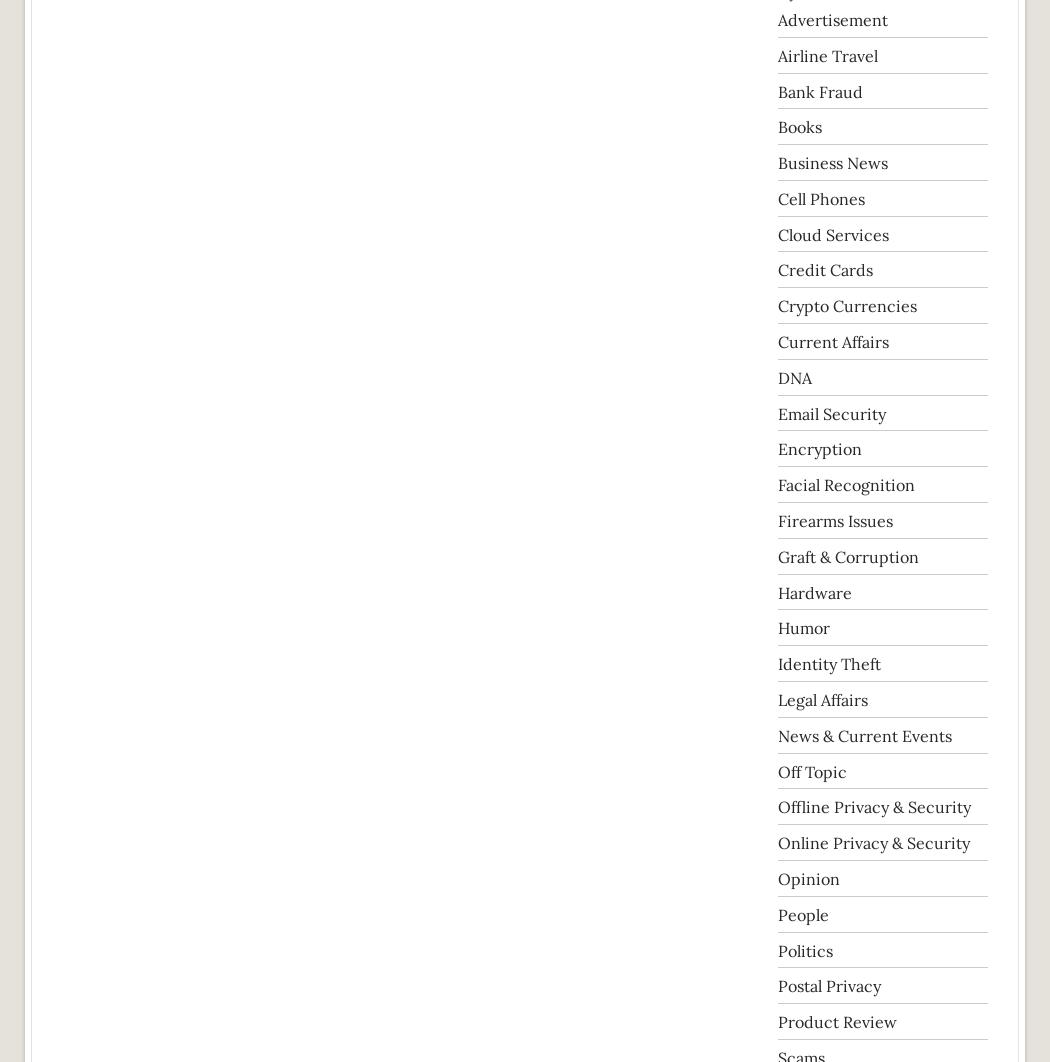 Image resolution: width=1050 pixels, height=1062 pixels. What do you see at coordinates (832, 163) in the screenshot?
I see `'Business News'` at bounding box center [832, 163].